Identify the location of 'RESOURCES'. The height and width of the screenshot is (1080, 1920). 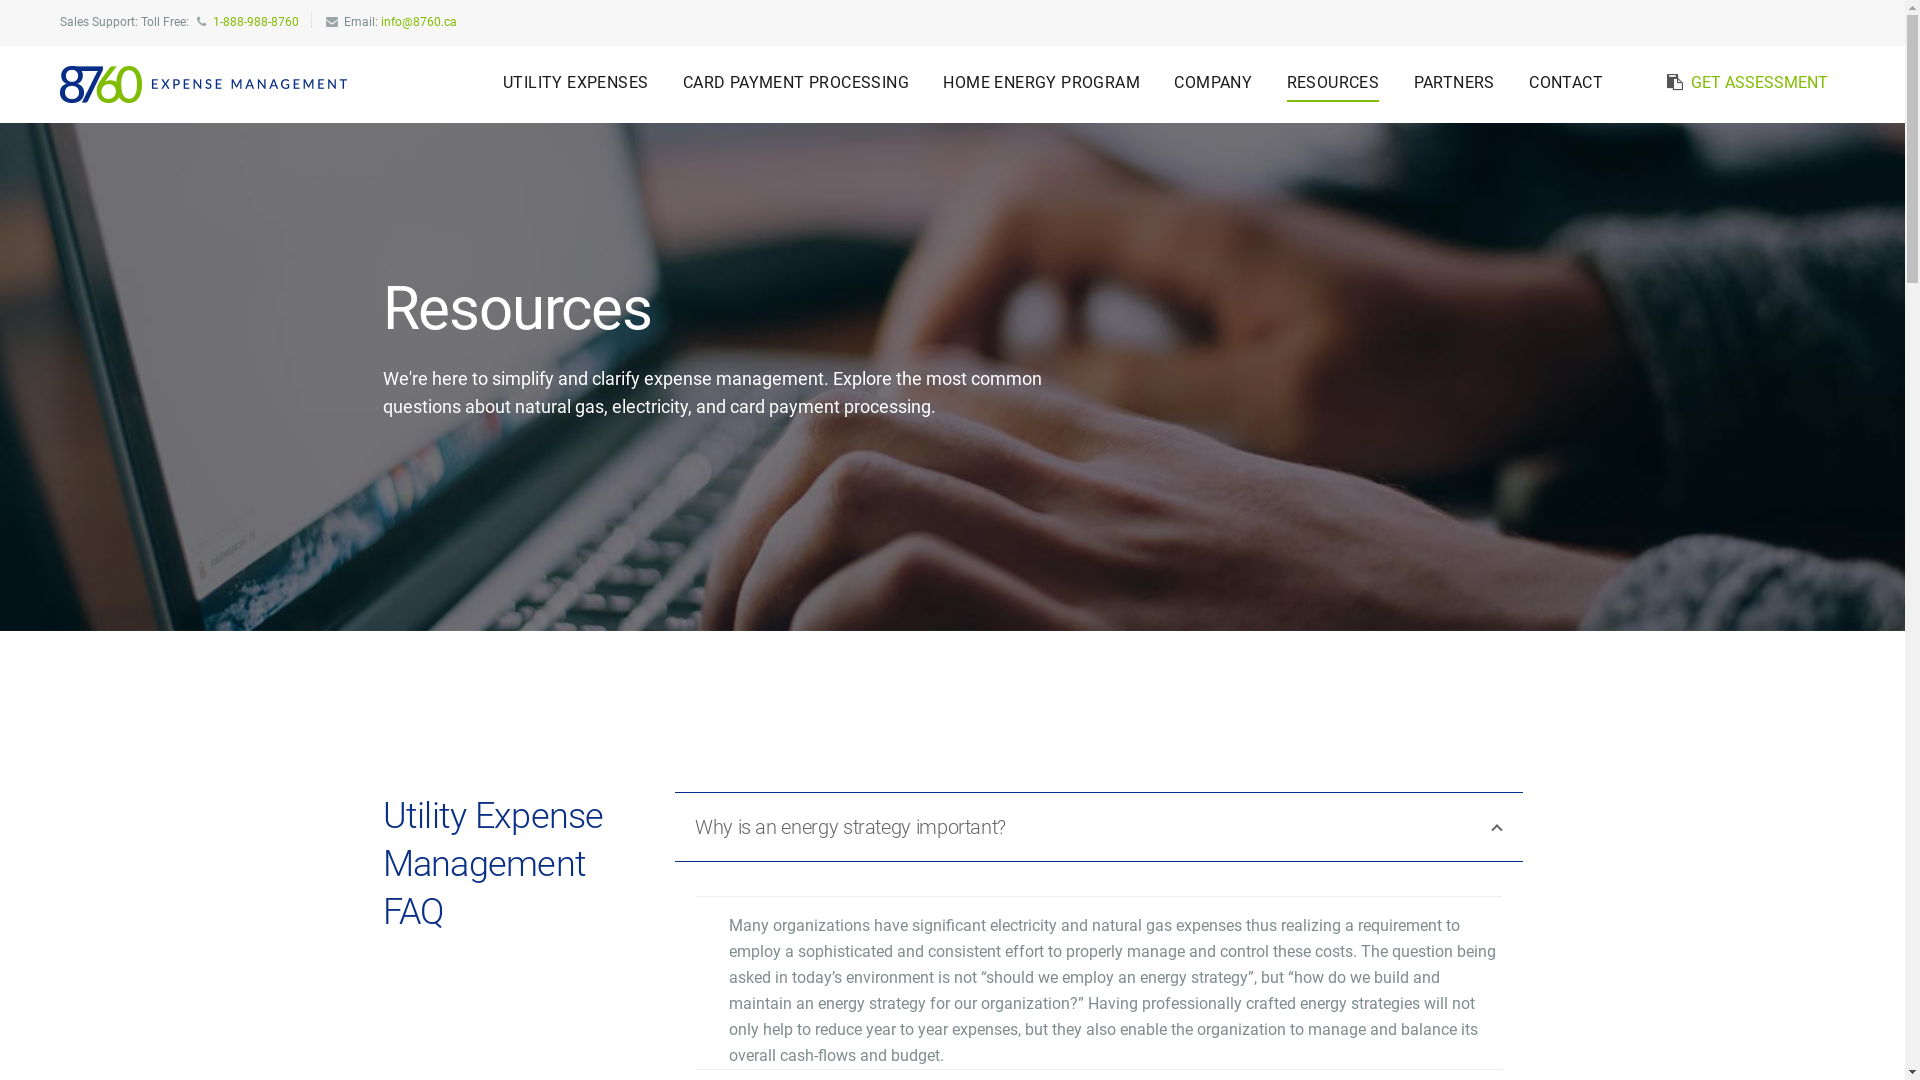
(1333, 82).